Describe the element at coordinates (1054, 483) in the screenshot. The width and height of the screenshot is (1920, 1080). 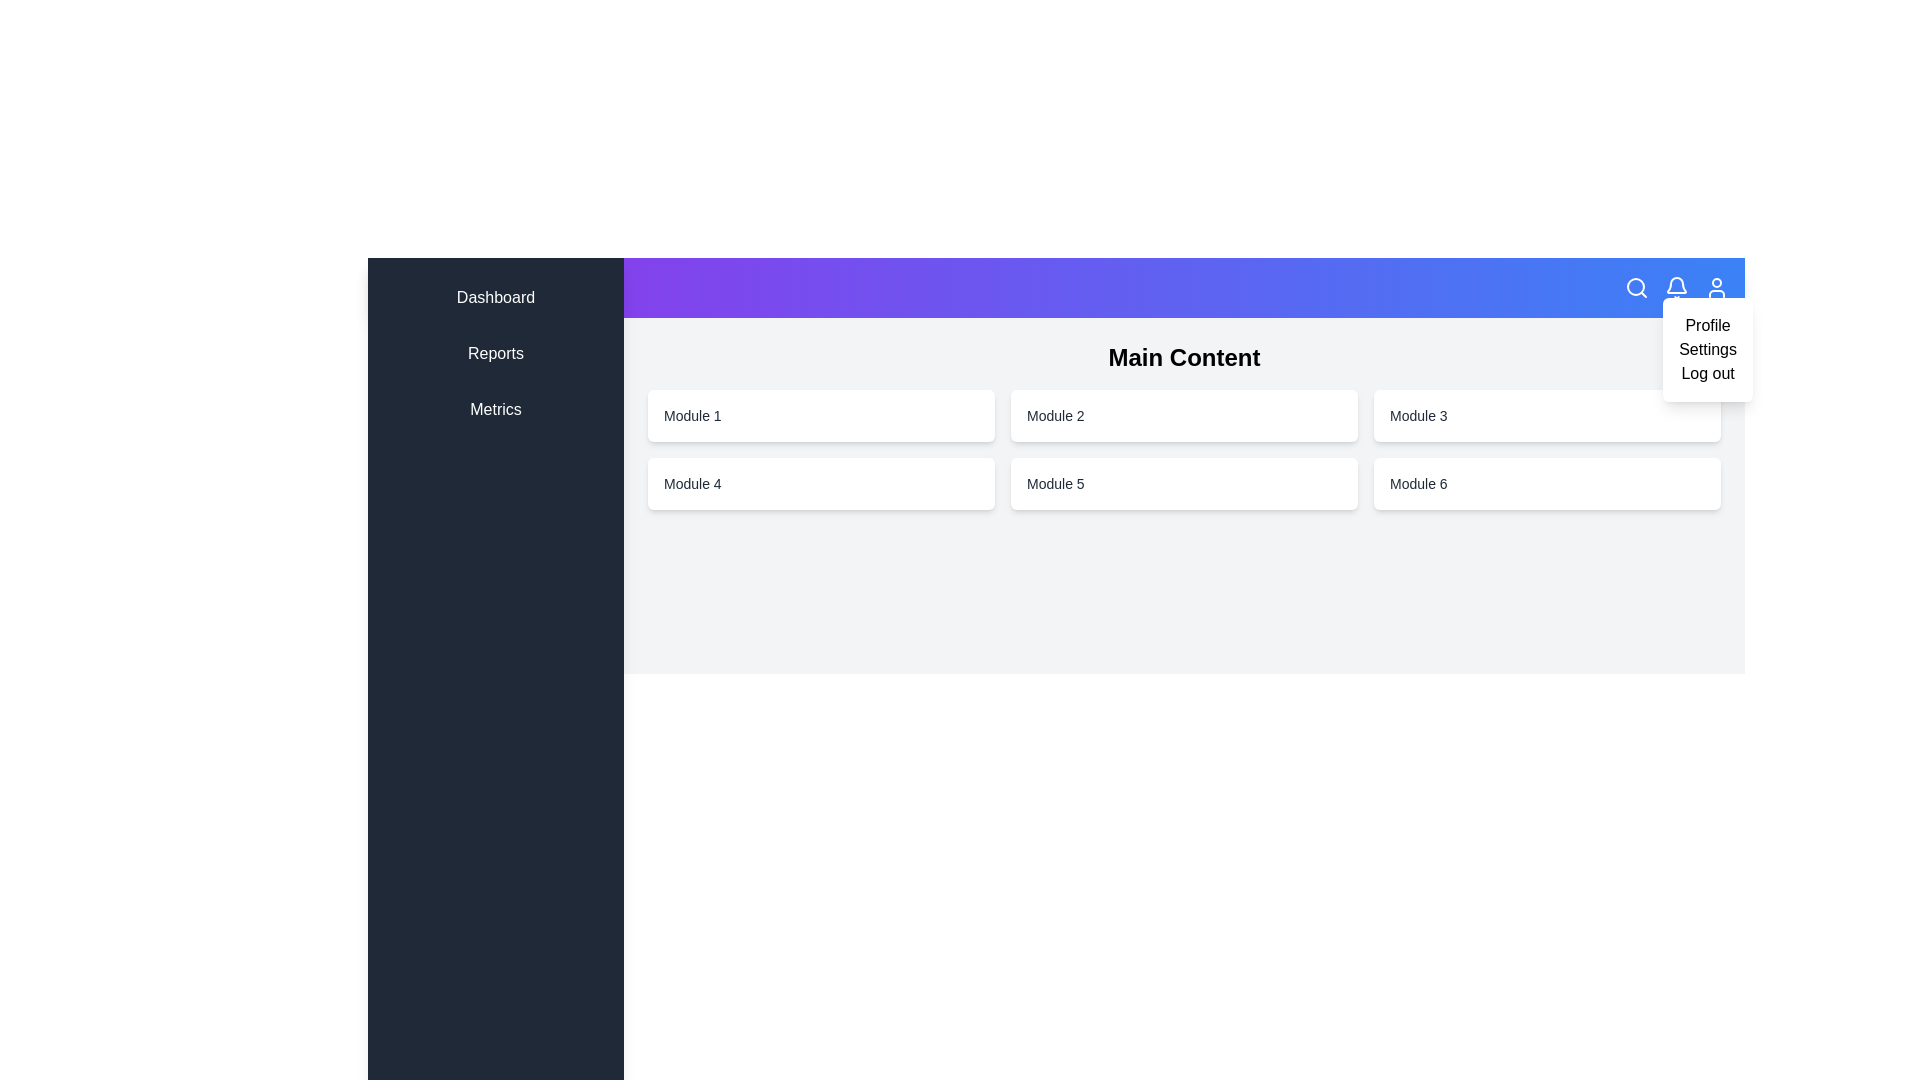
I see `the text label that identifies the associated module within the system, located in the bottom-left of a rectangular card in the second row of the grid layout` at that location.